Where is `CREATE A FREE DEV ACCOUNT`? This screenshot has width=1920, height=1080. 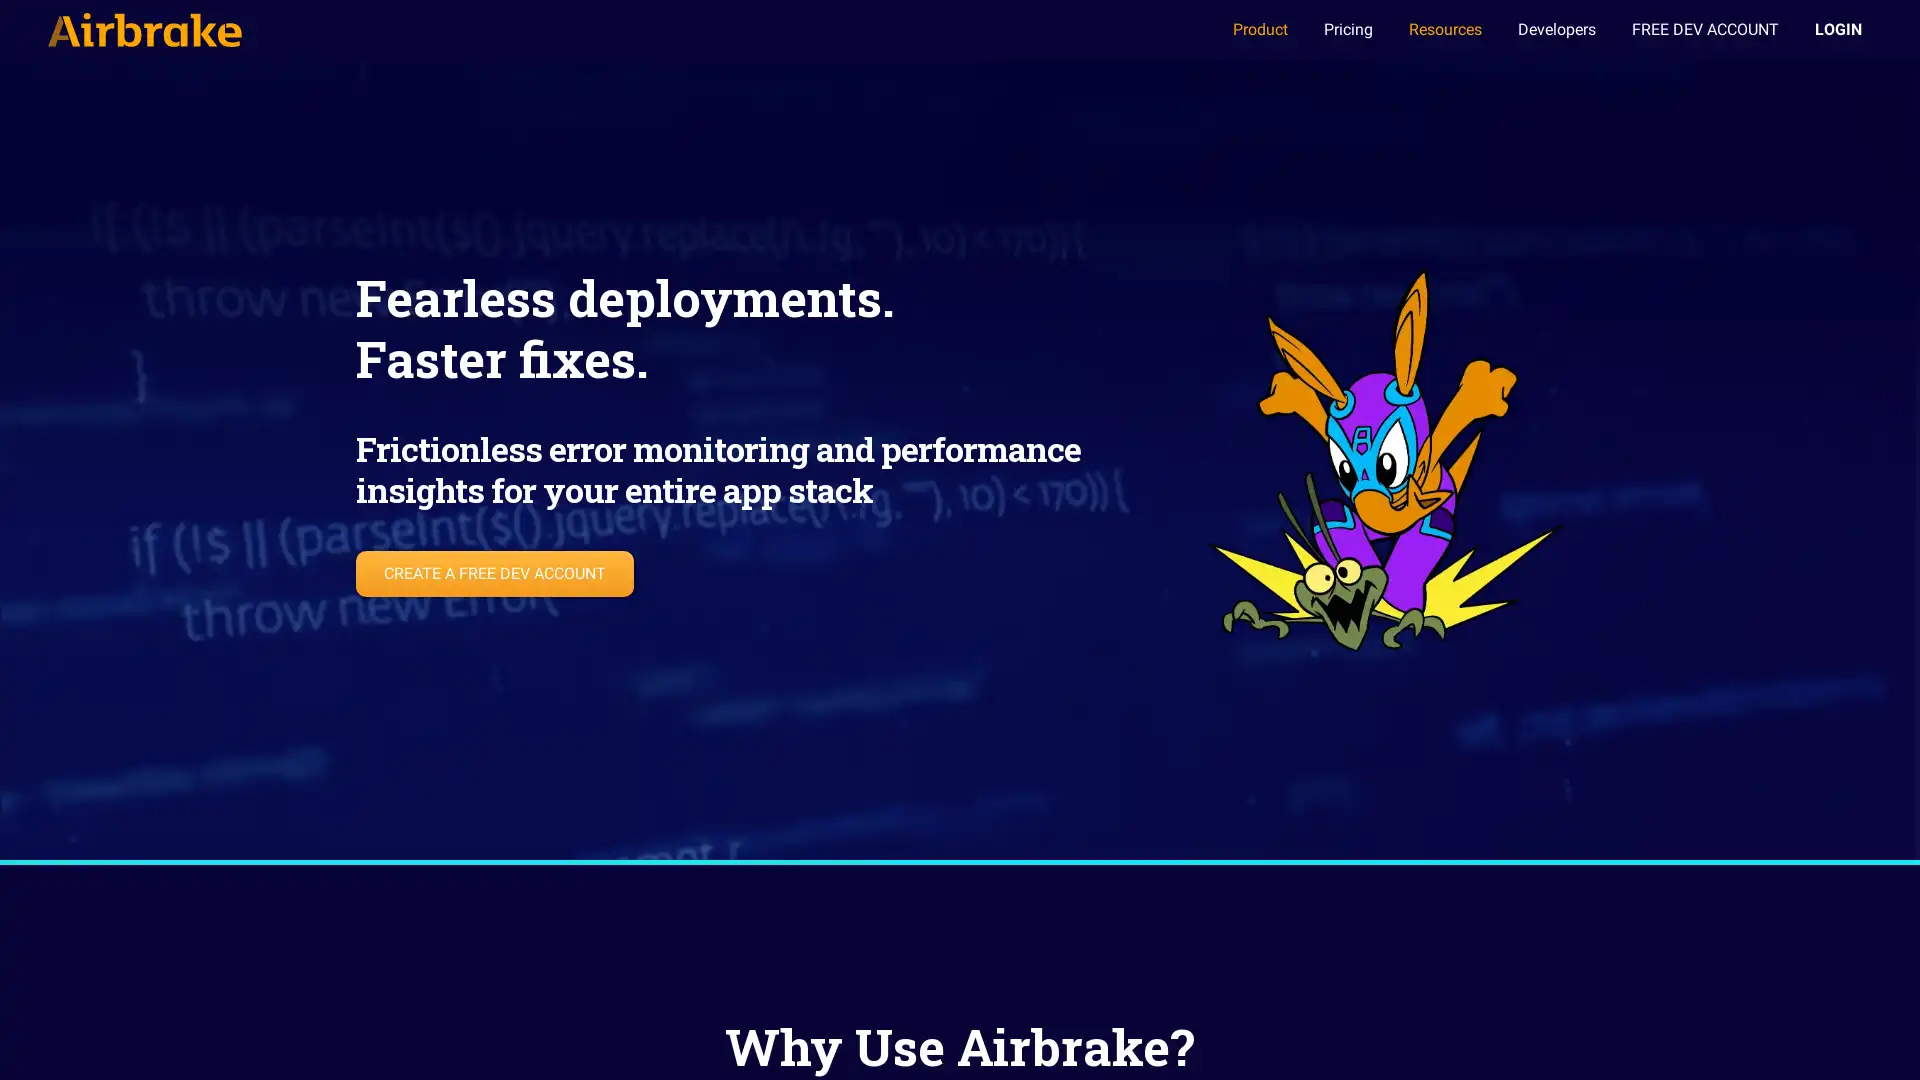 CREATE A FREE DEV ACCOUNT is located at coordinates (494, 573).